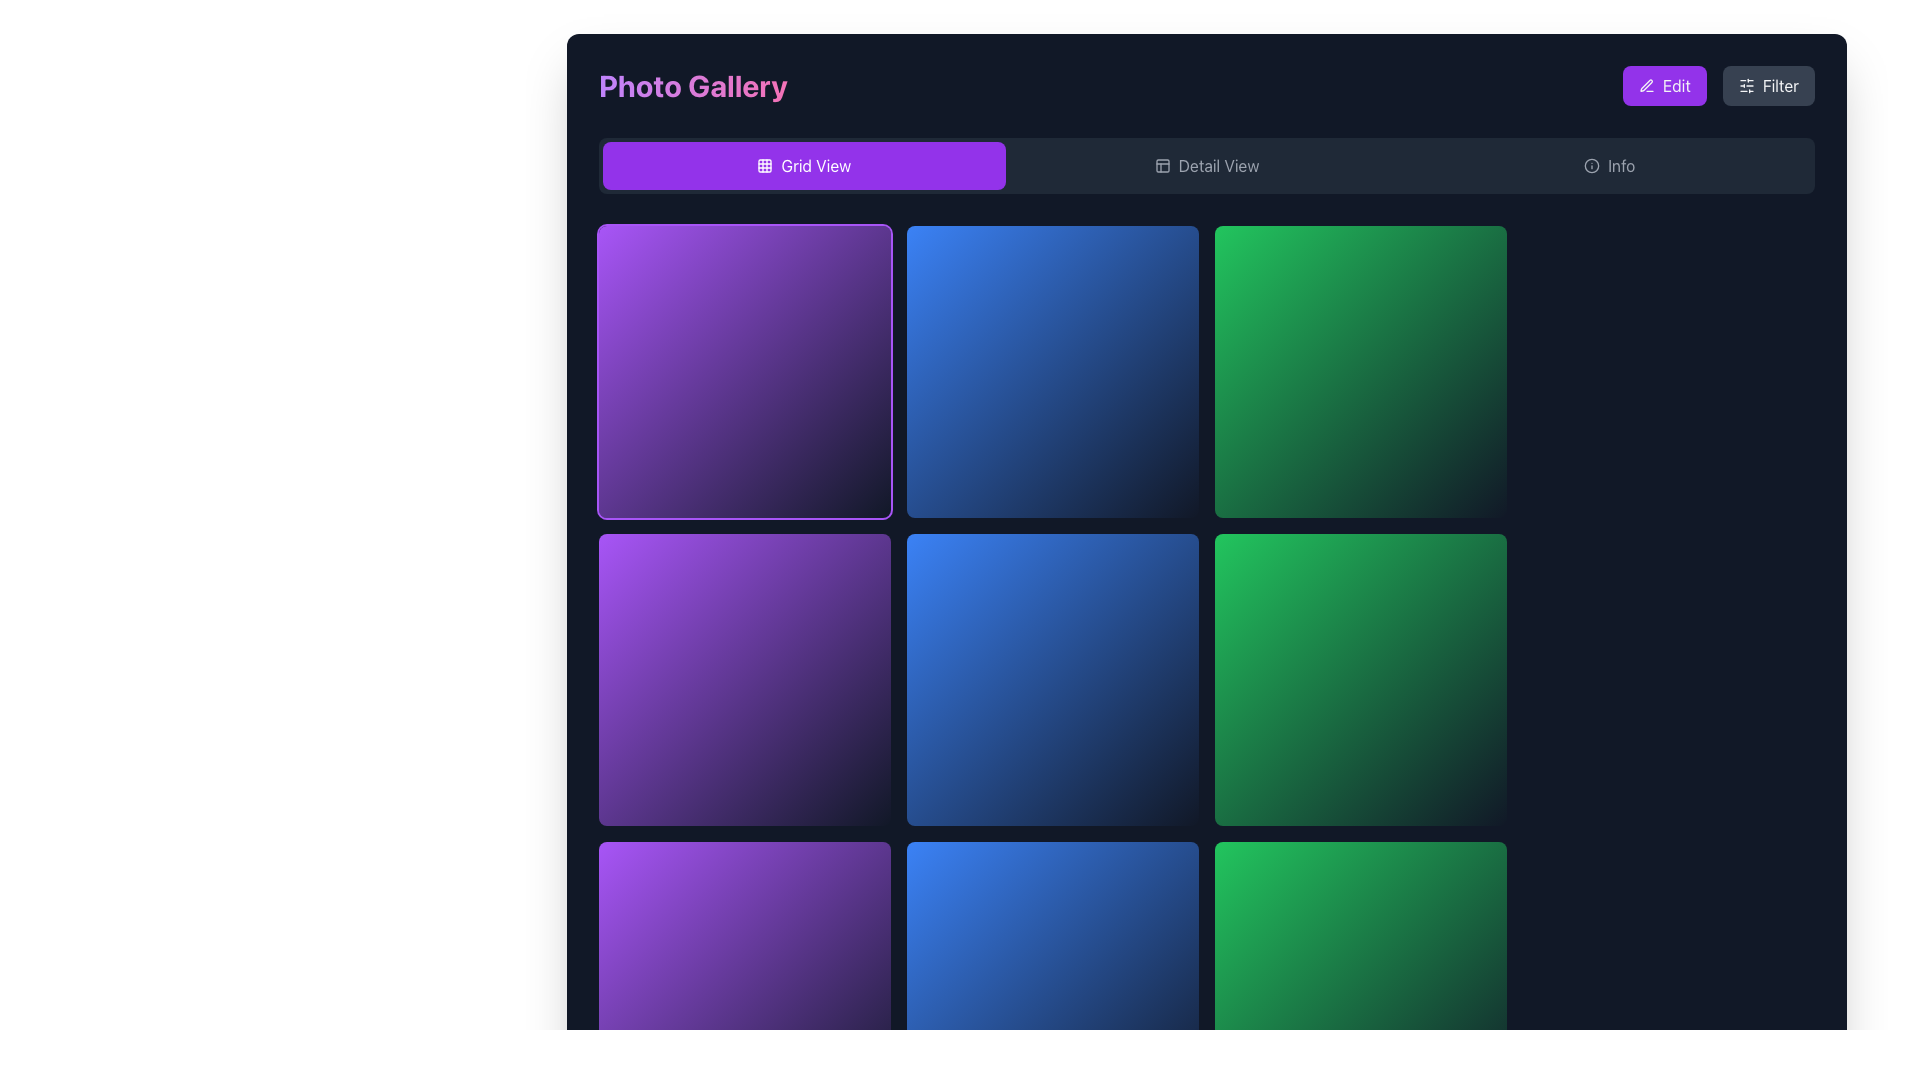  I want to click on the grid view icon, which is located to the left of the 'Grid View' text, so click(764, 164).